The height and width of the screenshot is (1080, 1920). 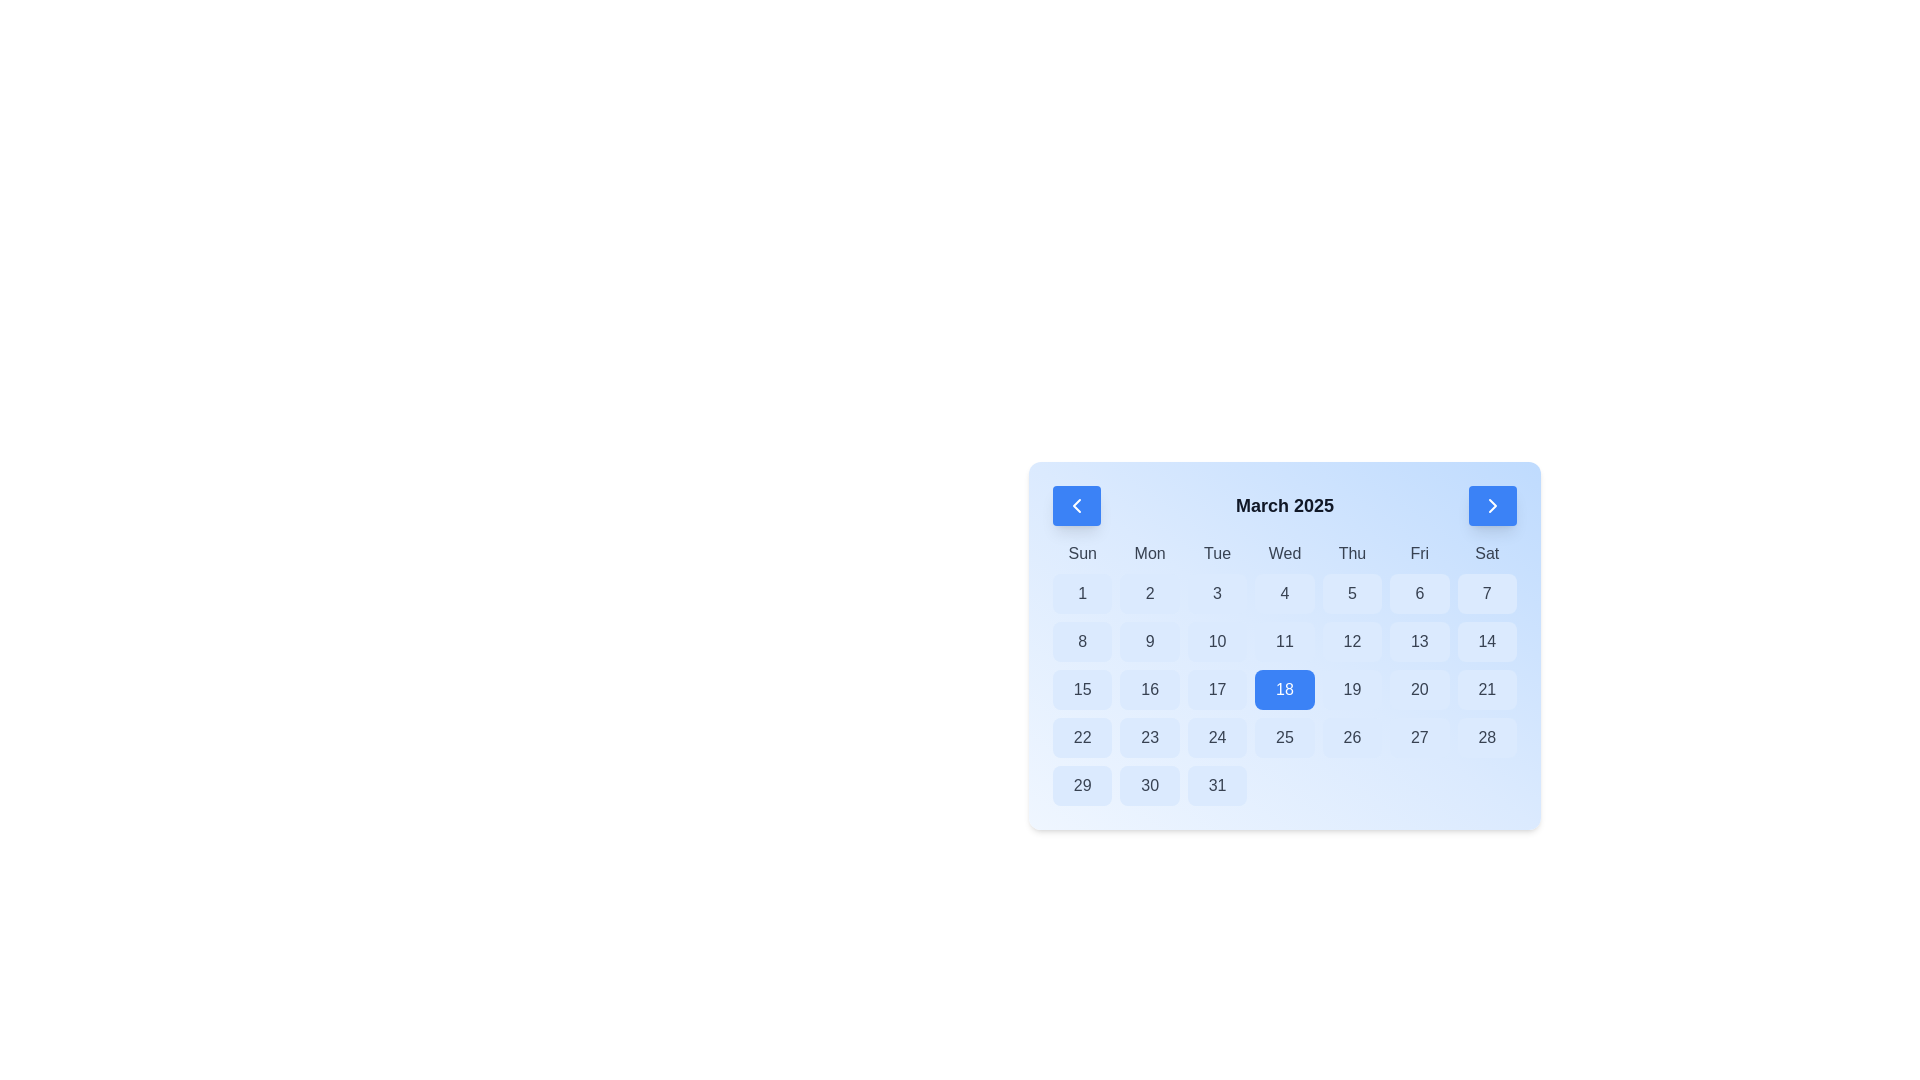 What do you see at coordinates (1216, 641) in the screenshot?
I see `the interactive calendar day button displaying the number '10' in the fourth row and third column` at bounding box center [1216, 641].